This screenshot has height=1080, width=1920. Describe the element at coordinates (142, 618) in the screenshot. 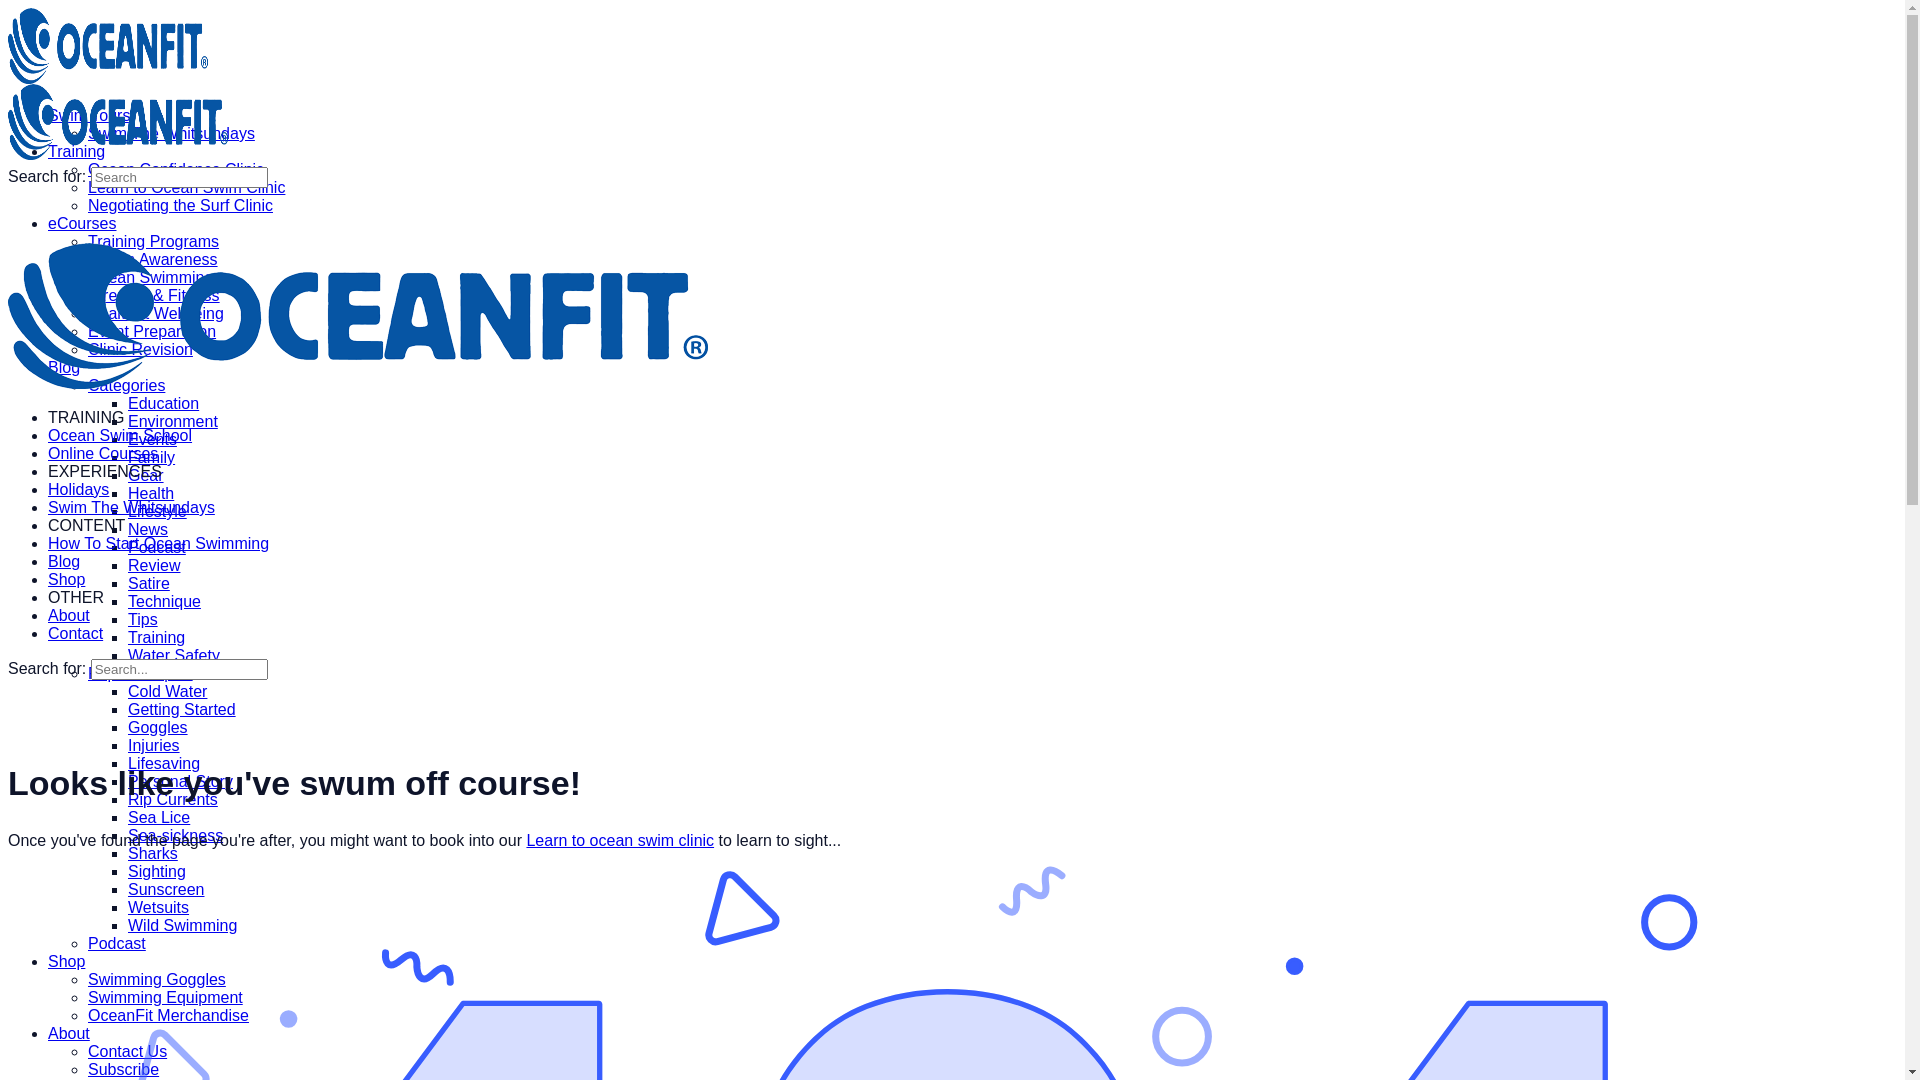

I see `'Tips'` at that location.